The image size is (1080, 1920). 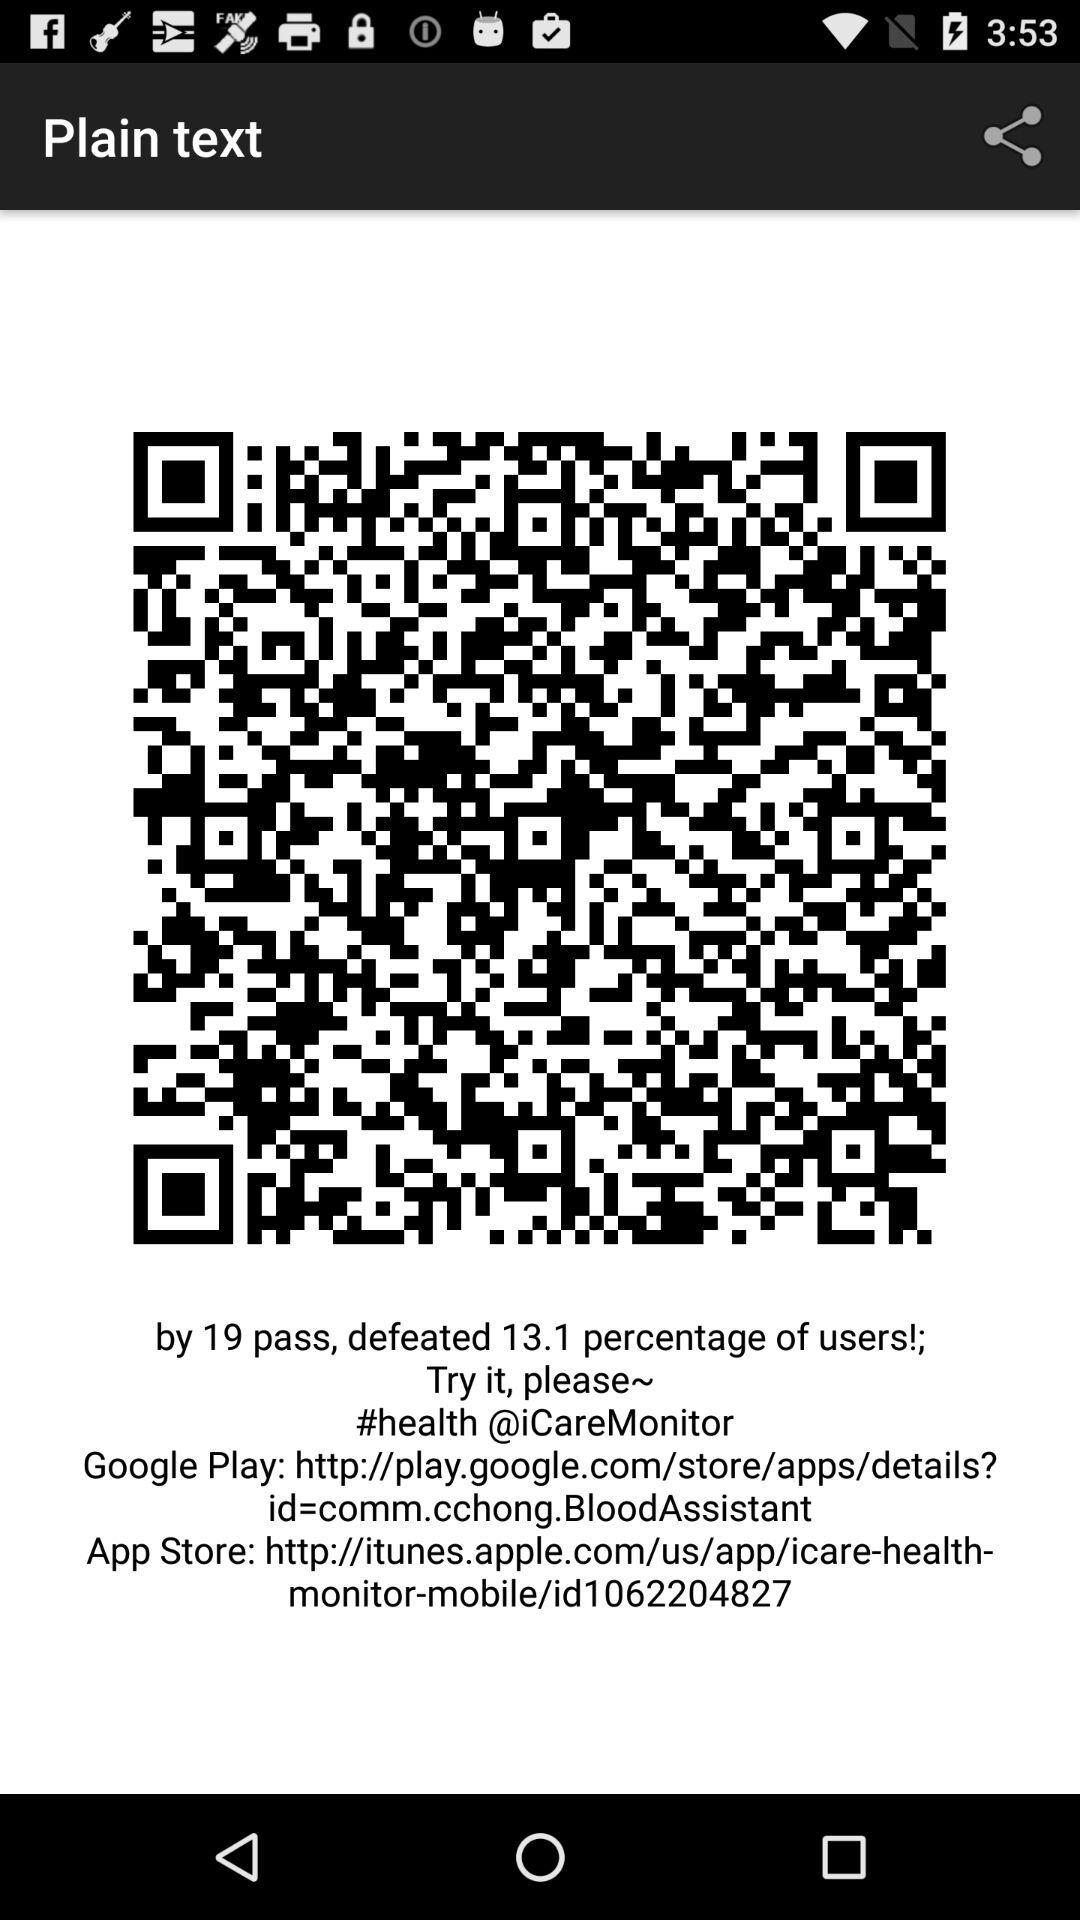 What do you see at coordinates (1017, 135) in the screenshot?
I see `icon at the top right corner` at bounding box center [1017, 135].